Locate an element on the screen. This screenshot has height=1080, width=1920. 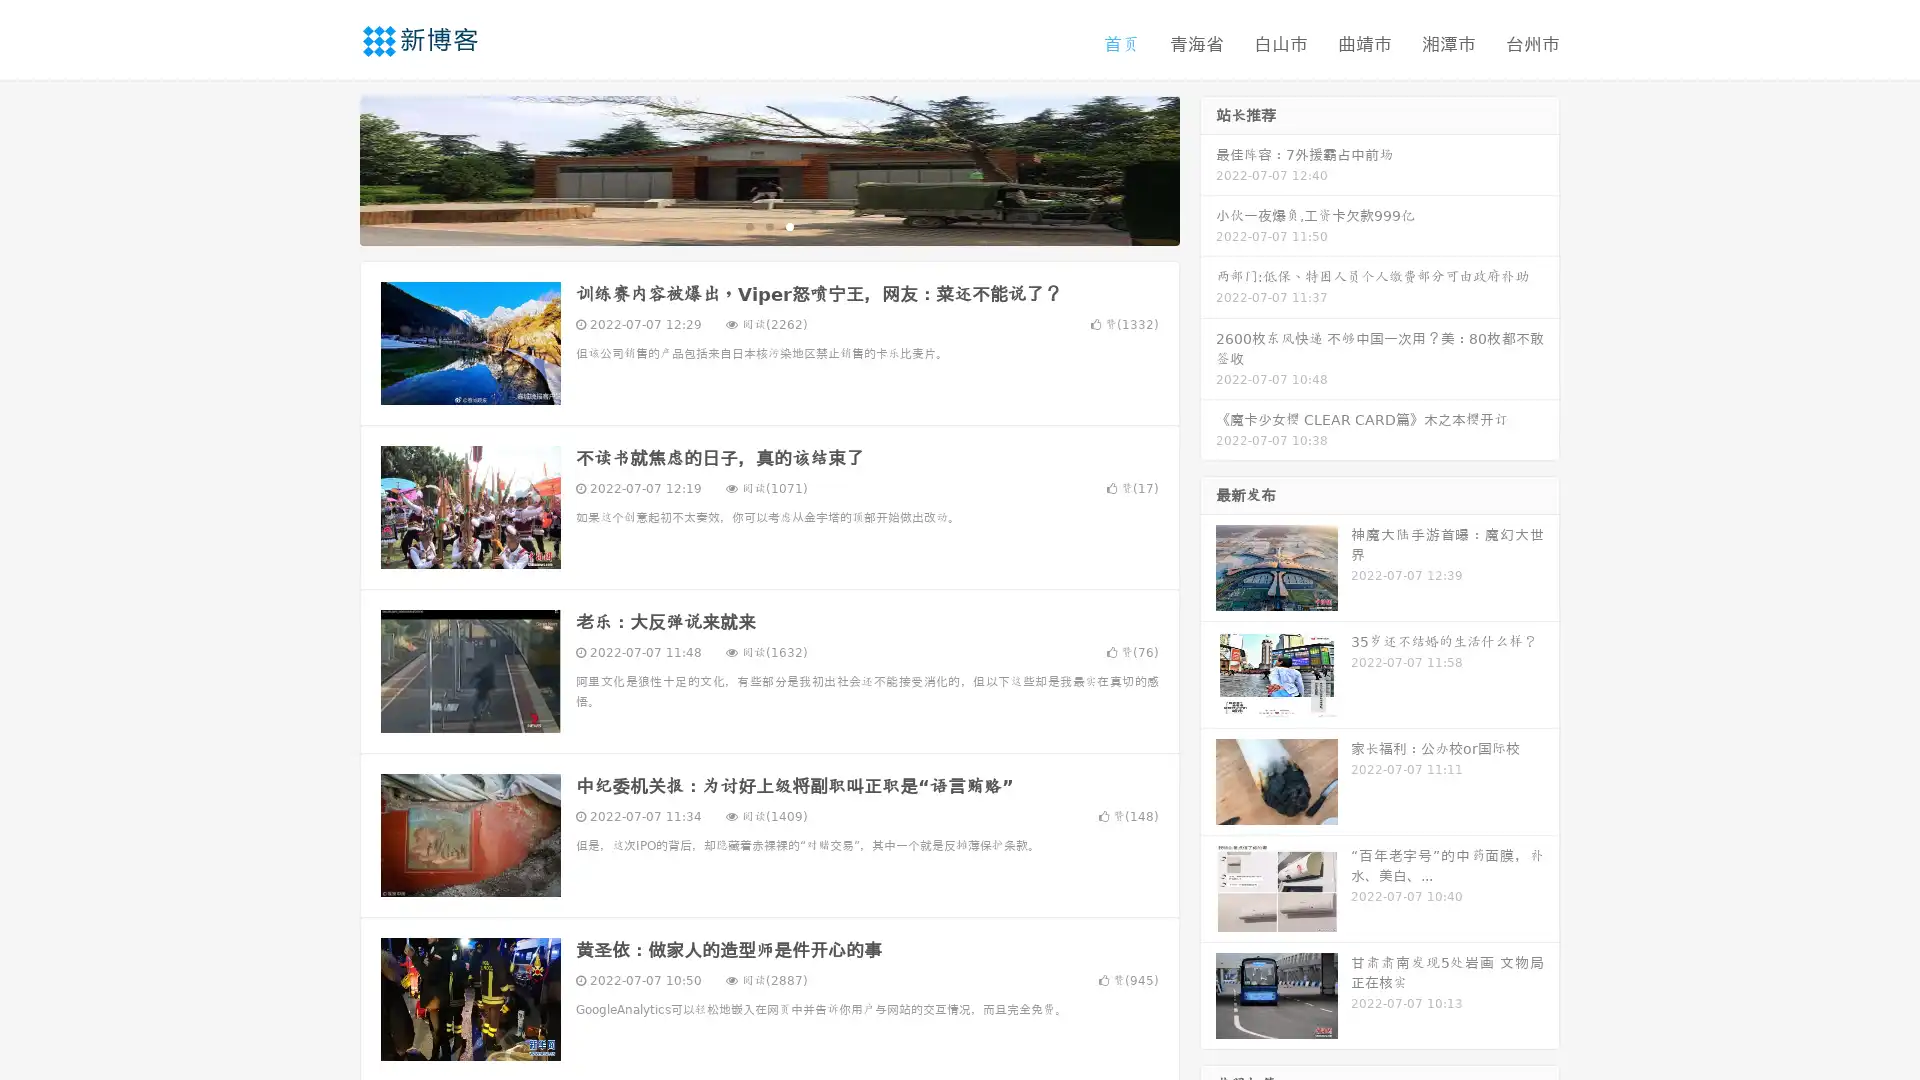
Next slide is located at coordinates (1208, 168).